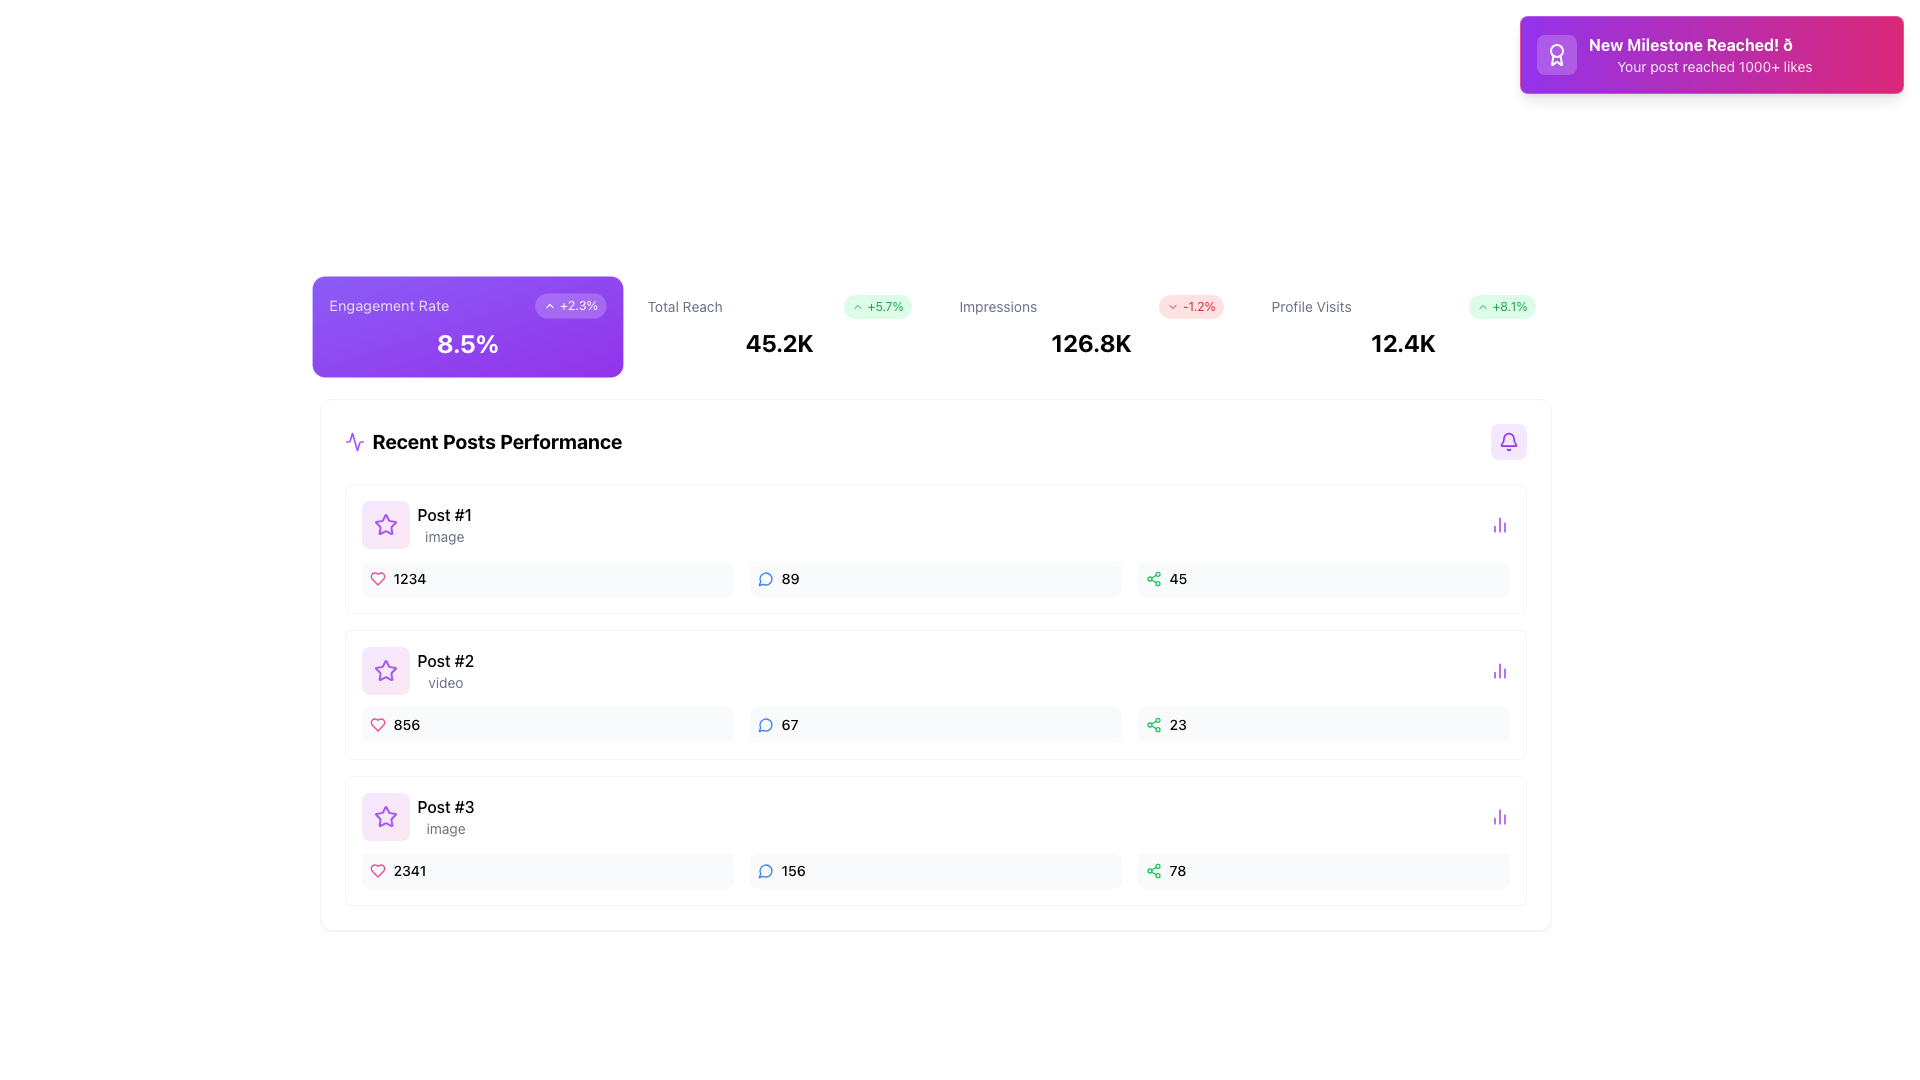  Describe the element at coordinates (877, 307) in the screenshot. I see `the Informational badge displaying the value '+5.7%' with a green background, indicating a positive change, located in the 'Total Reach' section` at that location.